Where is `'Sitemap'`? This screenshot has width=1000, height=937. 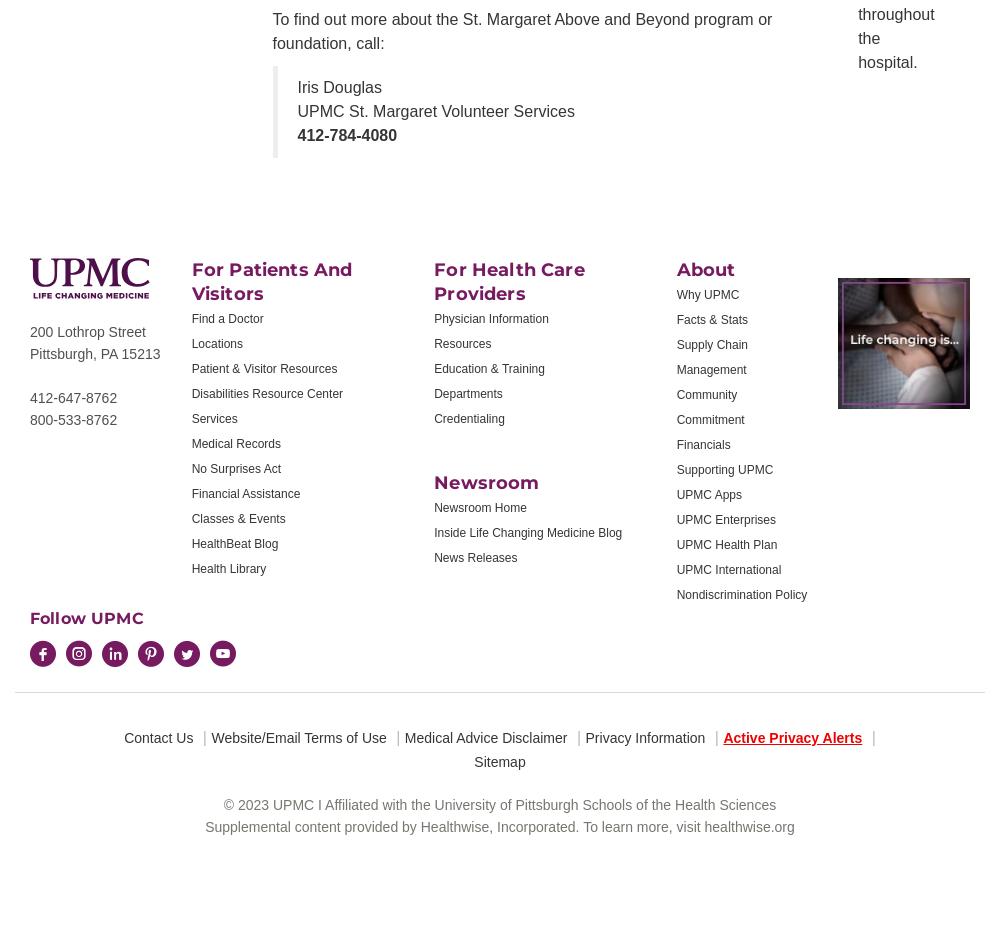
'Sitemap' is located at coordinates (498, 761).